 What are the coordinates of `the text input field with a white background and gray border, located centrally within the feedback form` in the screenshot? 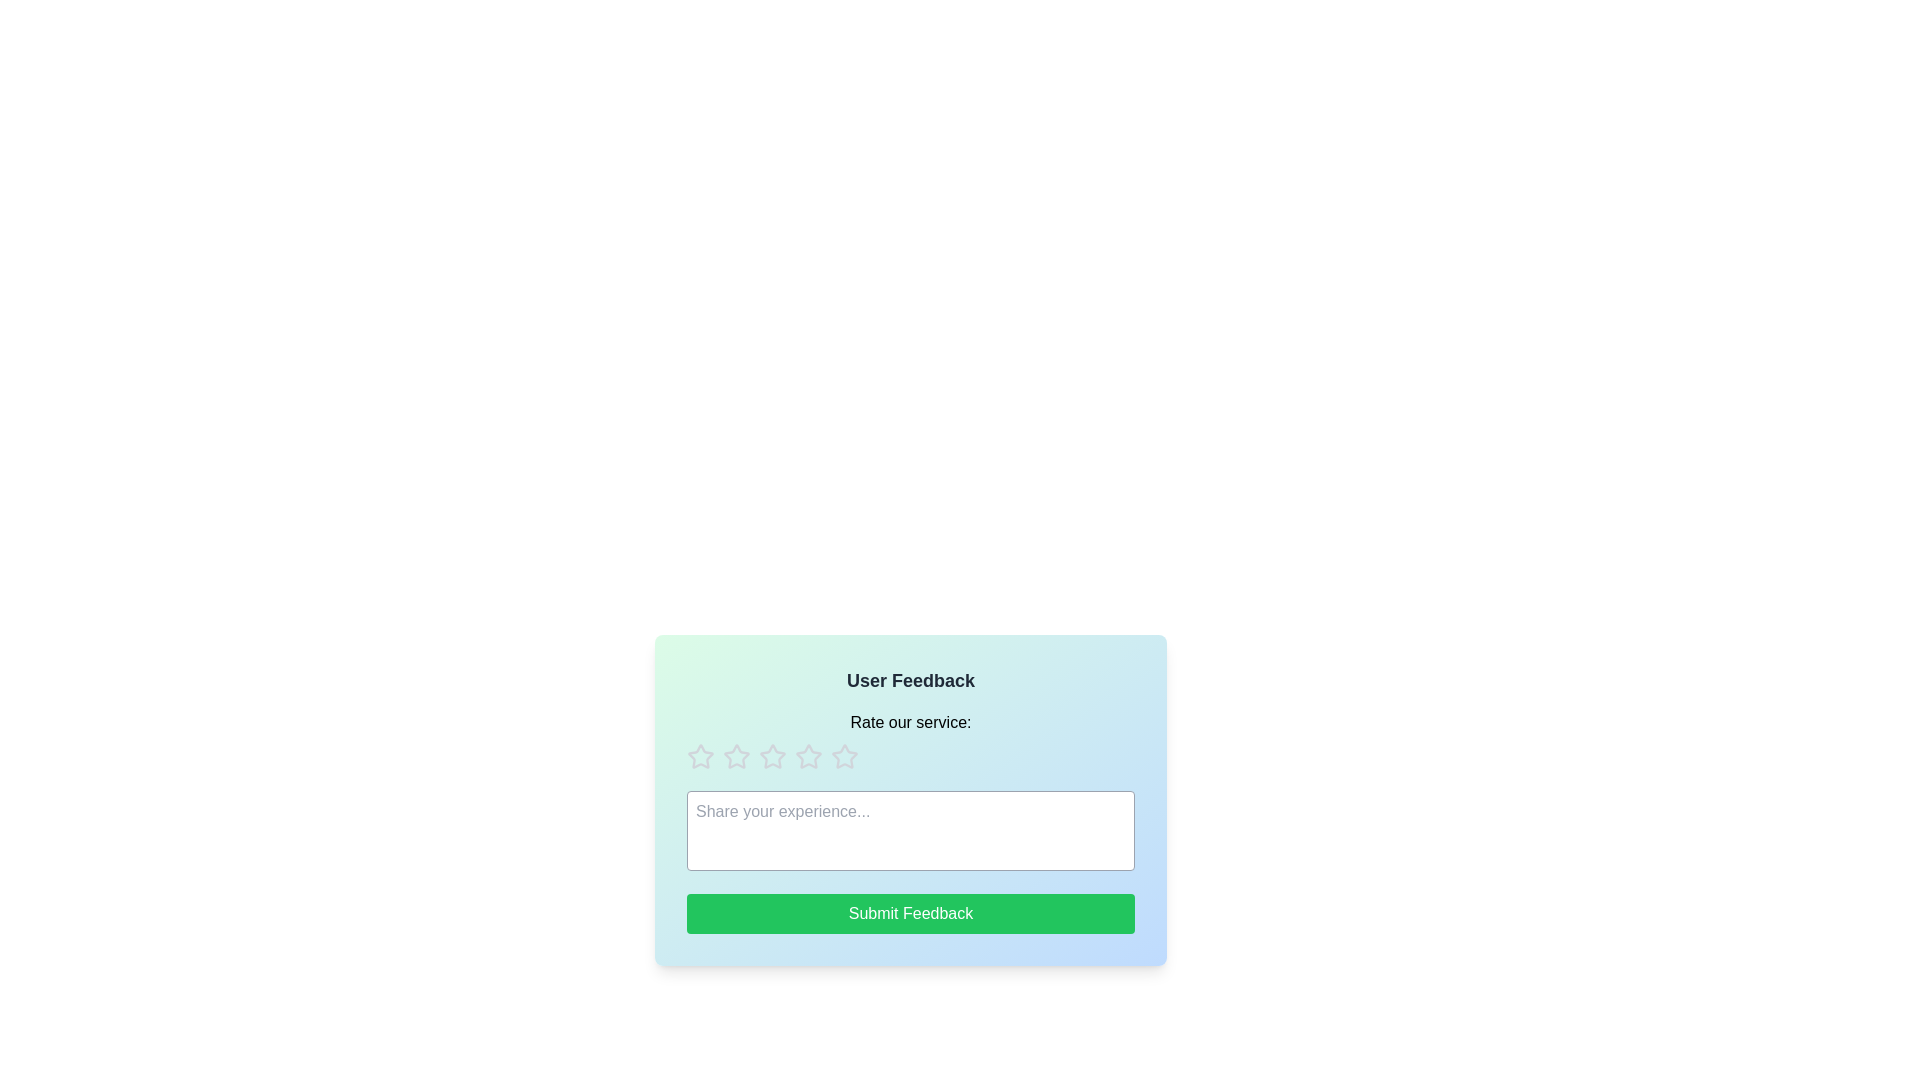 It's located at (910, 798).